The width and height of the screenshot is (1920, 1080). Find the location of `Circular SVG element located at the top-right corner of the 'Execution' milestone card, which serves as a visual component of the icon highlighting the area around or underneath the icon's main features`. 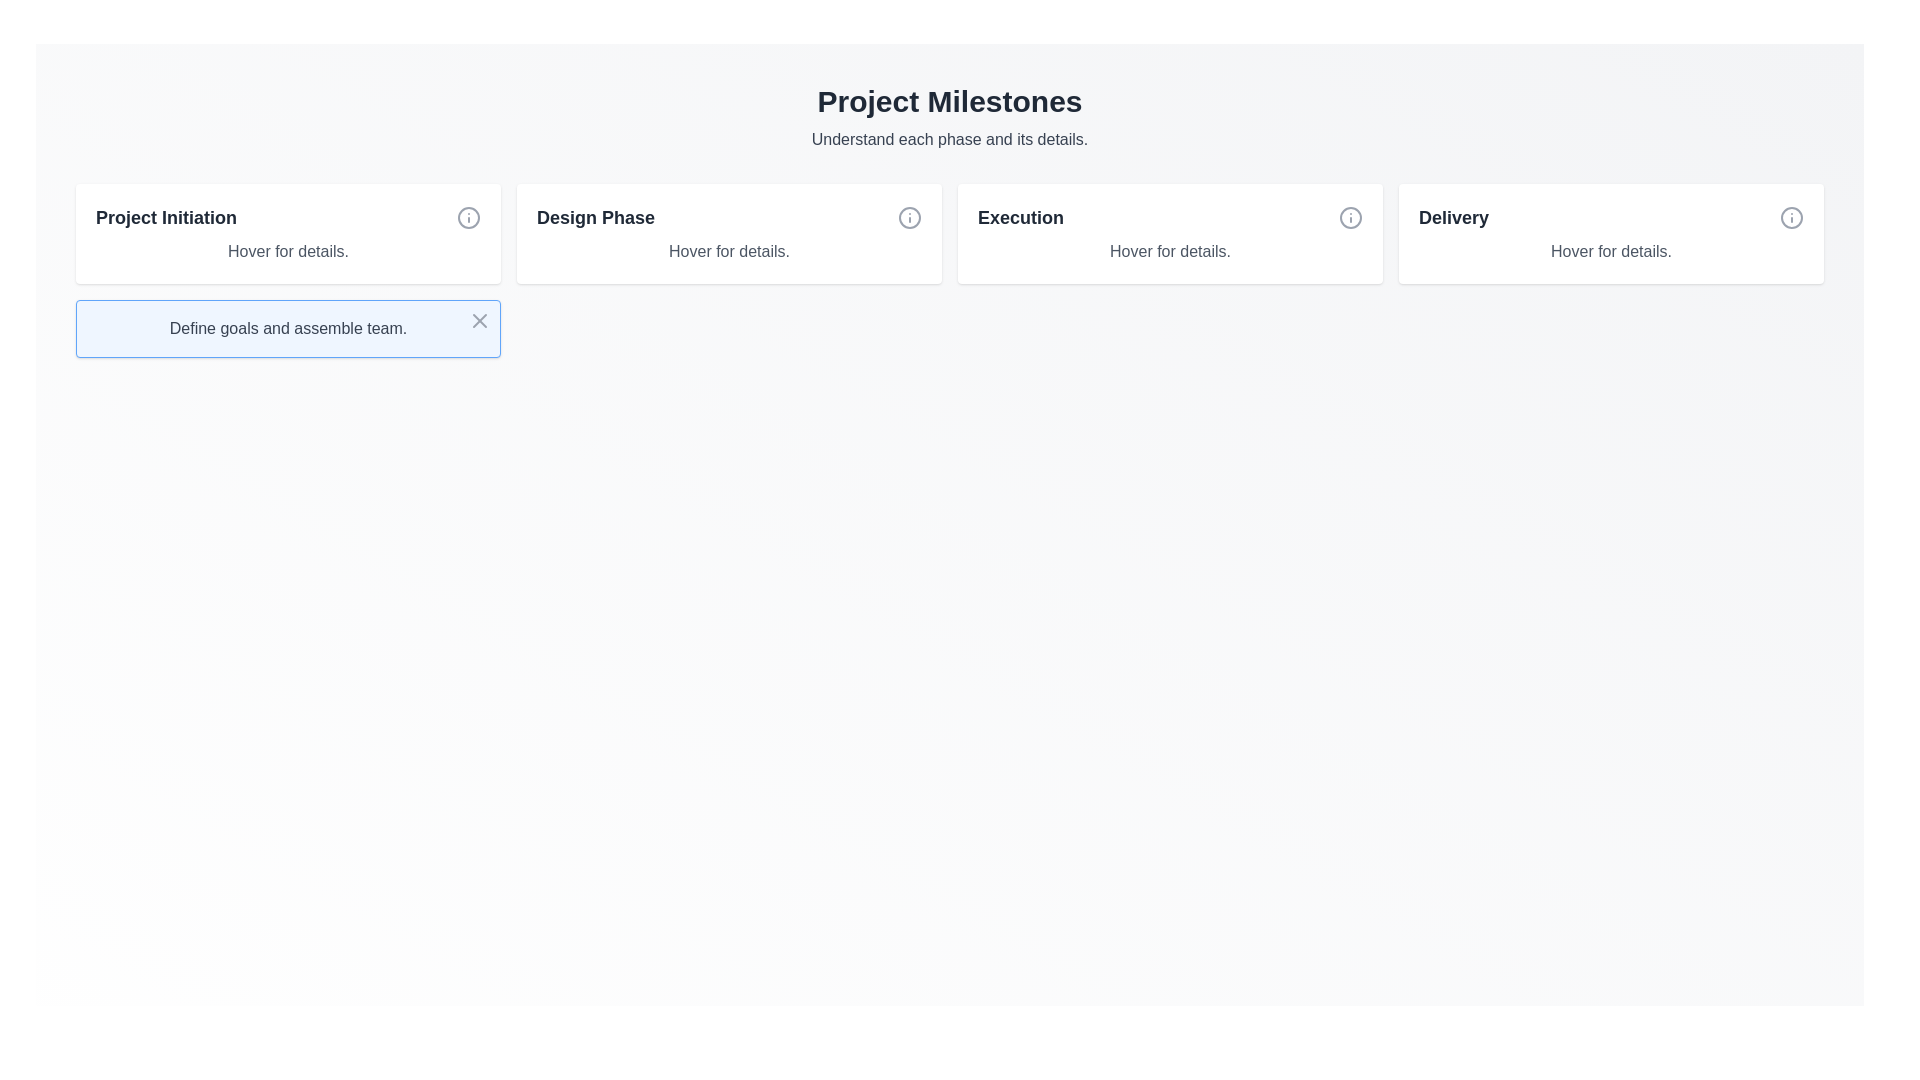

Circular SVG element located at the top-right corner of the 'Execution' milestone card, which serves as a visual component of the icon highlighting the area around or underneath the icon's main features is located at coordinates (1350, 218).